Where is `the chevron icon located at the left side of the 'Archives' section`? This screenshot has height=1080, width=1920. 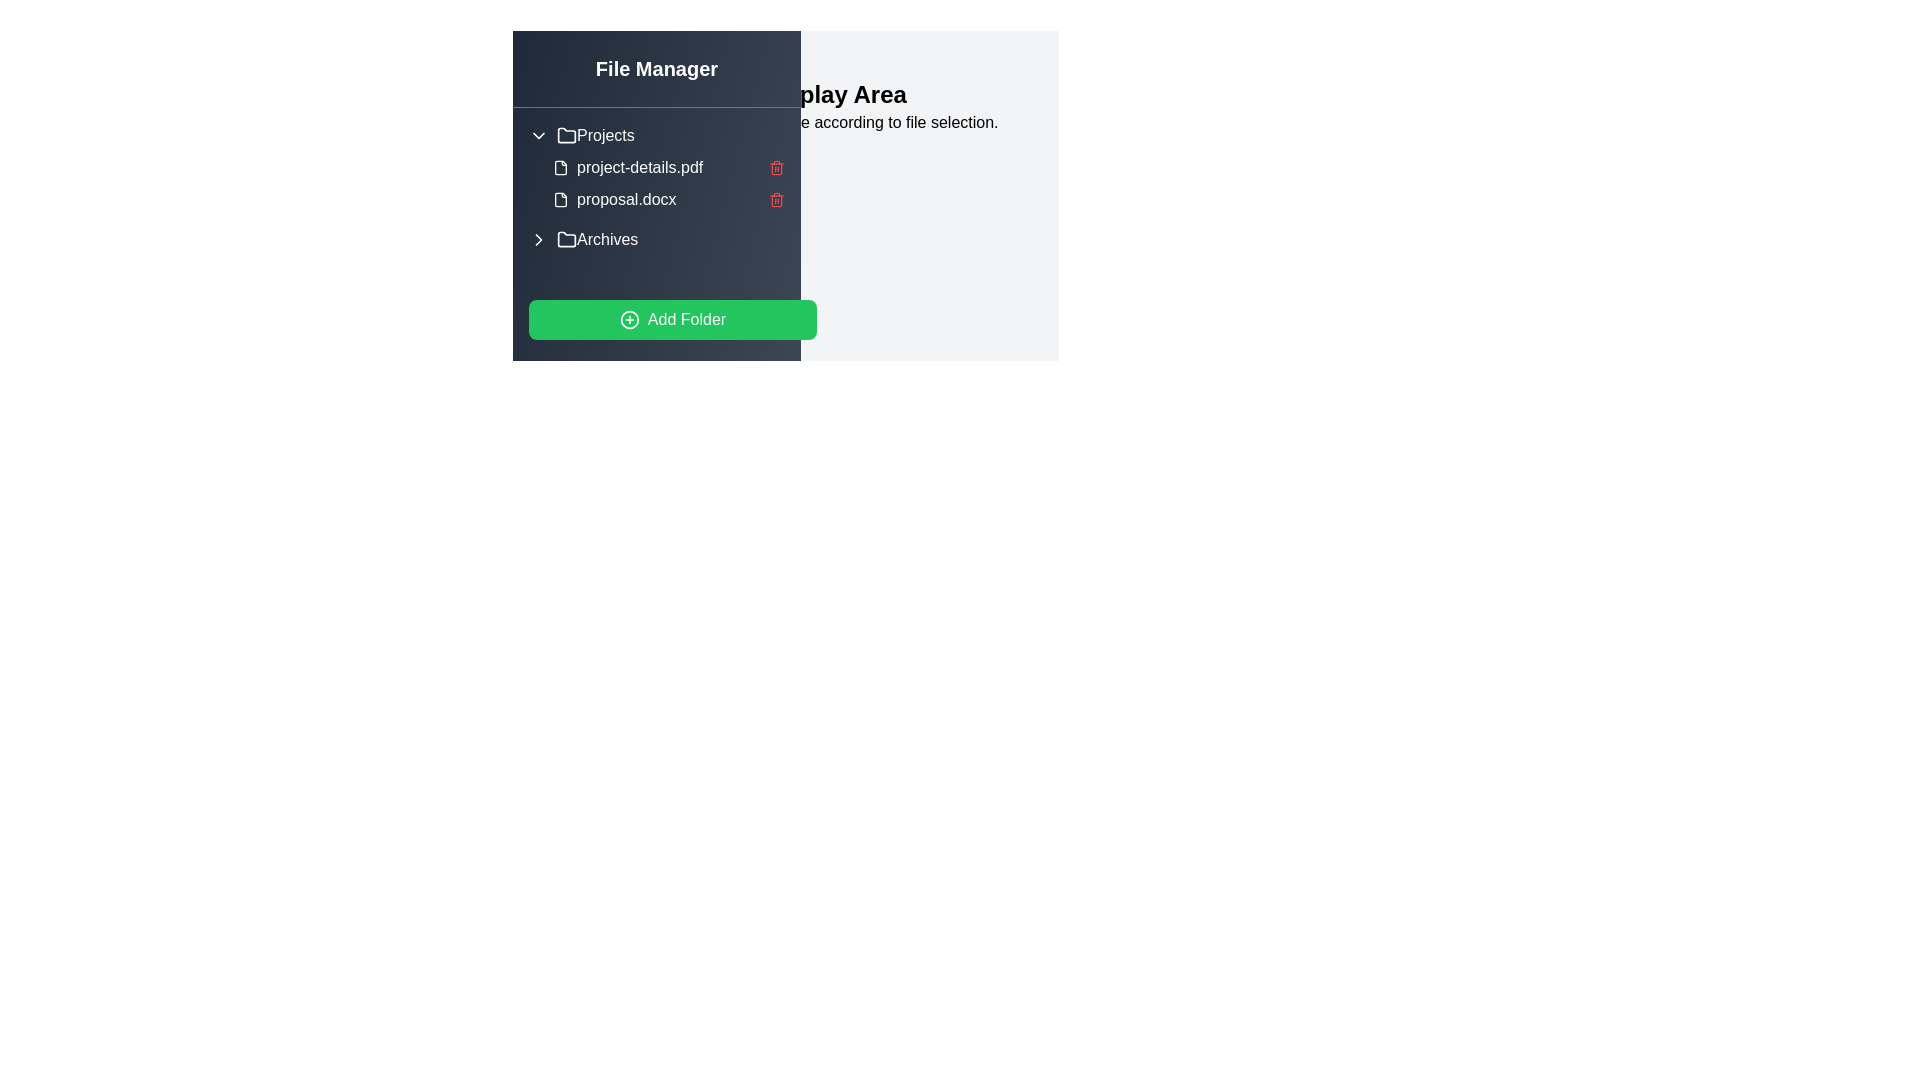 the chevron icon located at the left side of the 'Archives' section is located at coordinates (538, 238).